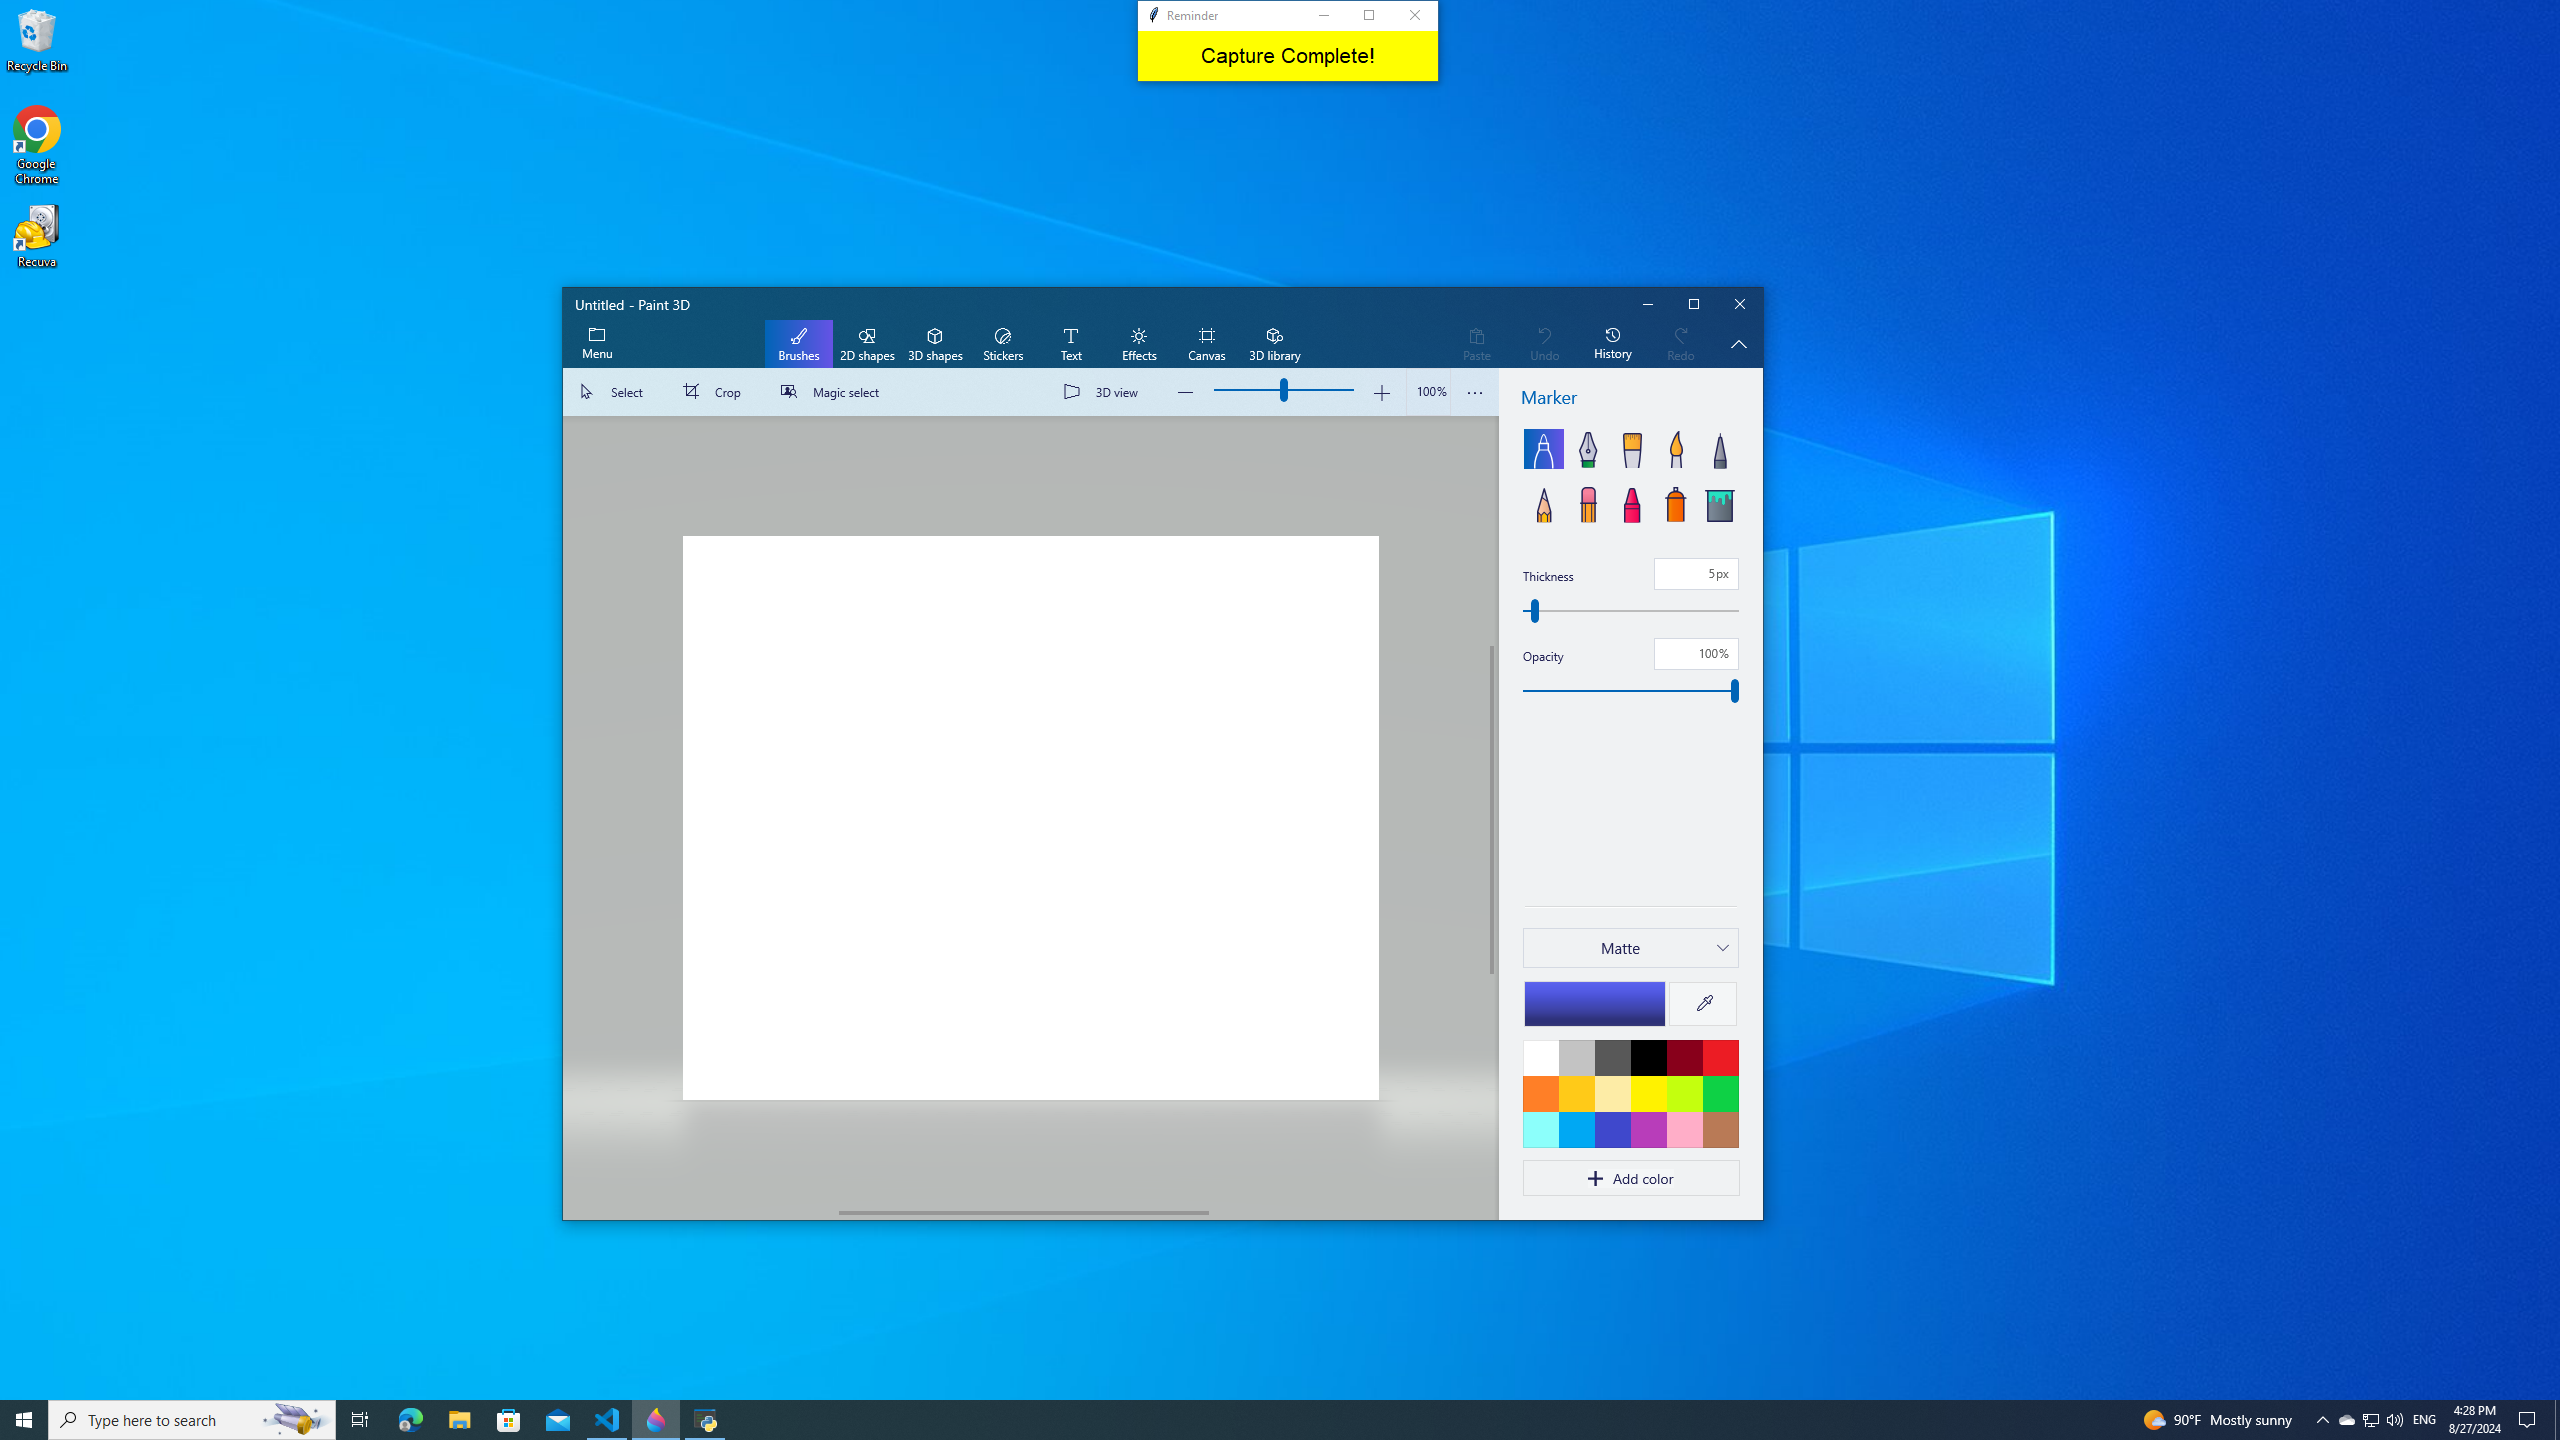 This screenshot has width=2560, height=1440. What do you see at coordinates (1675, 501) in the screenshot?
I see `'Spray can'` at bounding box center [1675, 501].